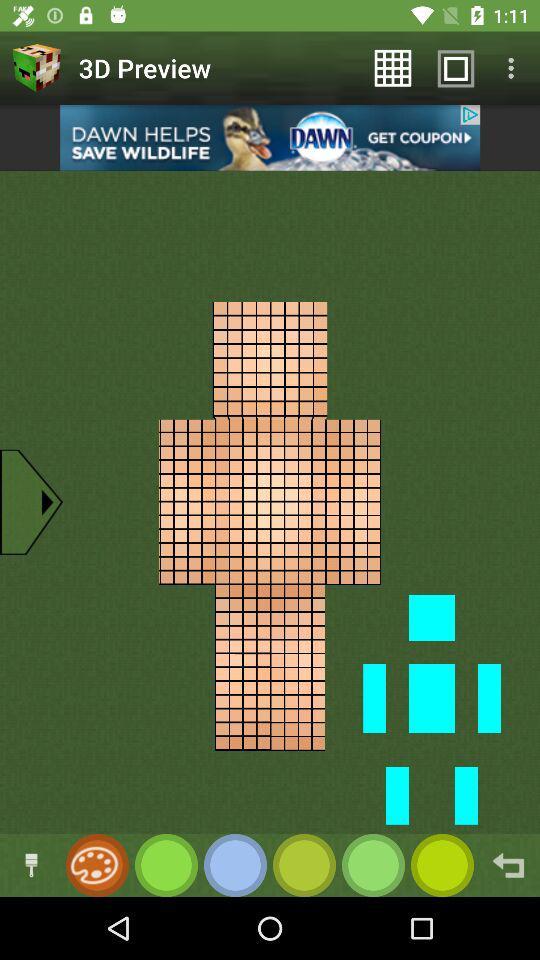 The height and width of the screenshot is (960, 540). Describe the element at coordinates (165, 864) in the screenshot. I see `color` at that location.